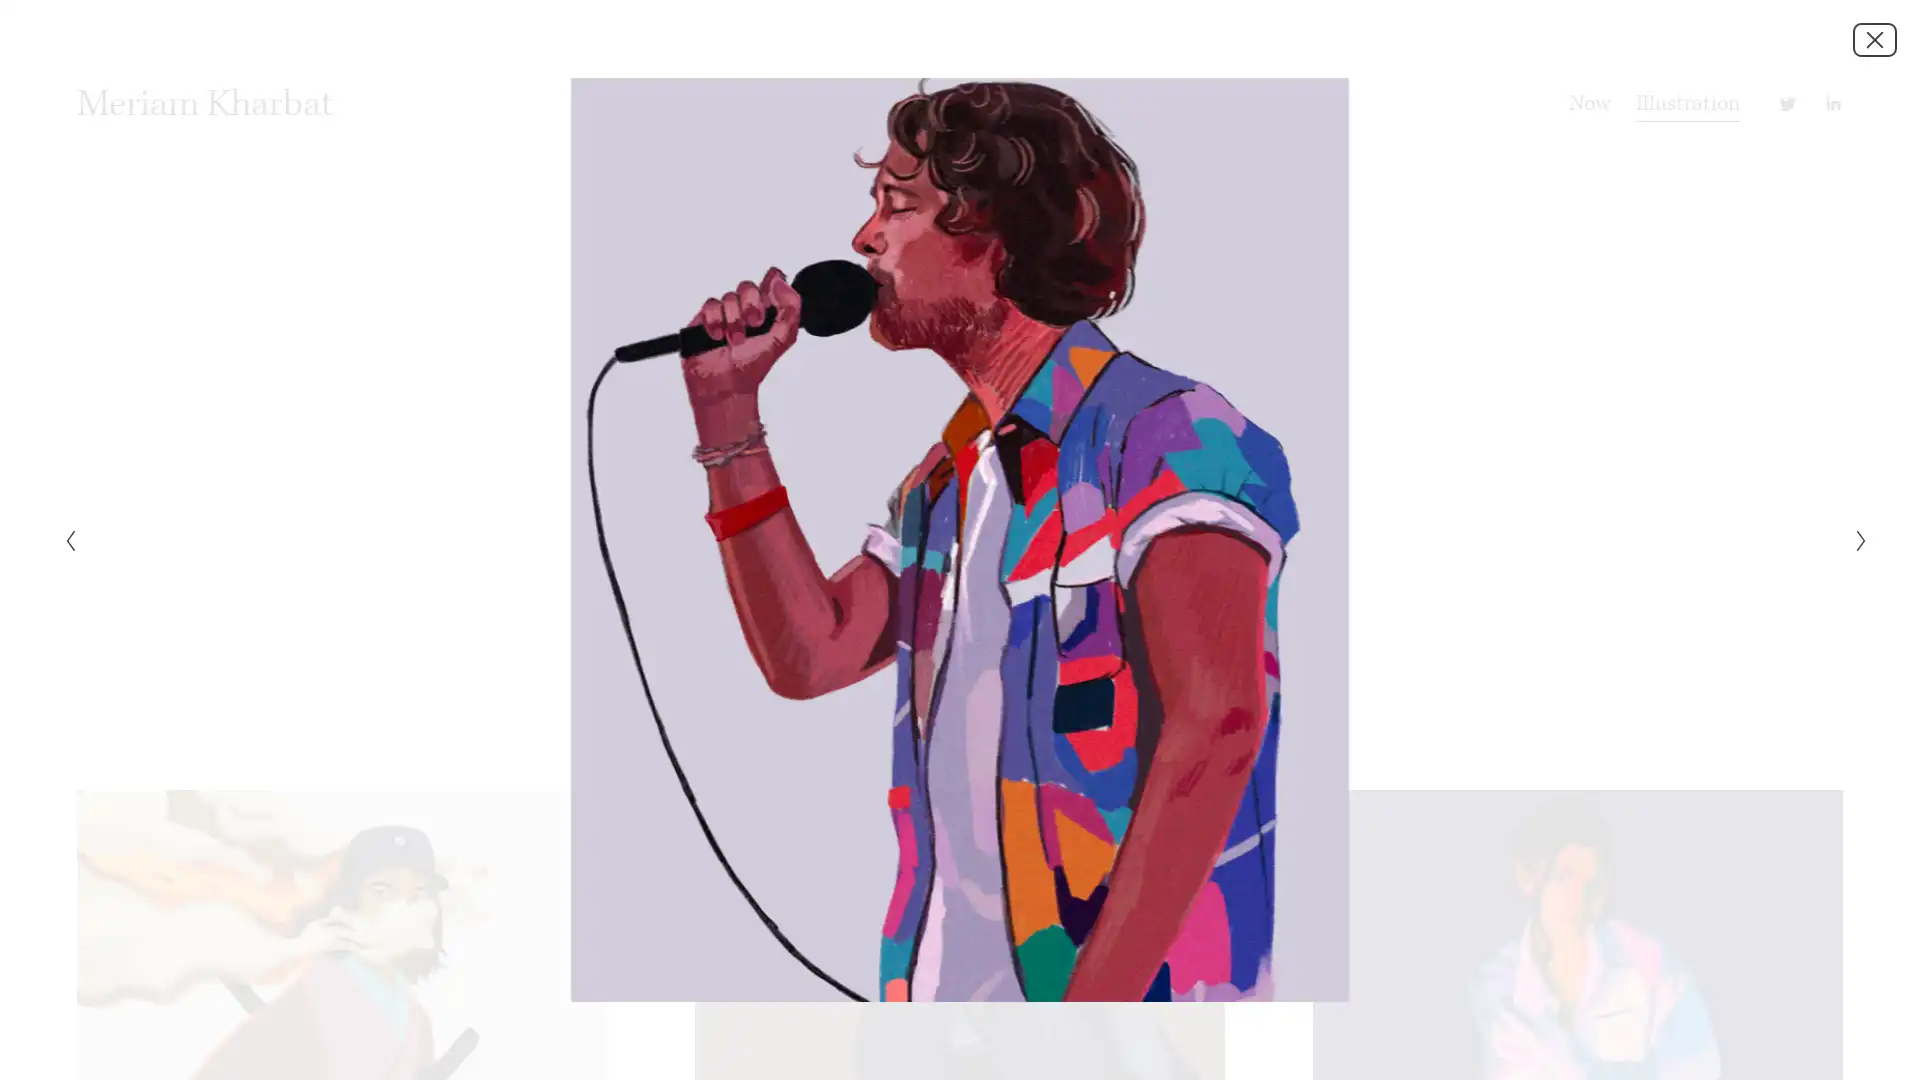 The image size is (1920, 1080). I want to click on Close, so click(1874, 38).